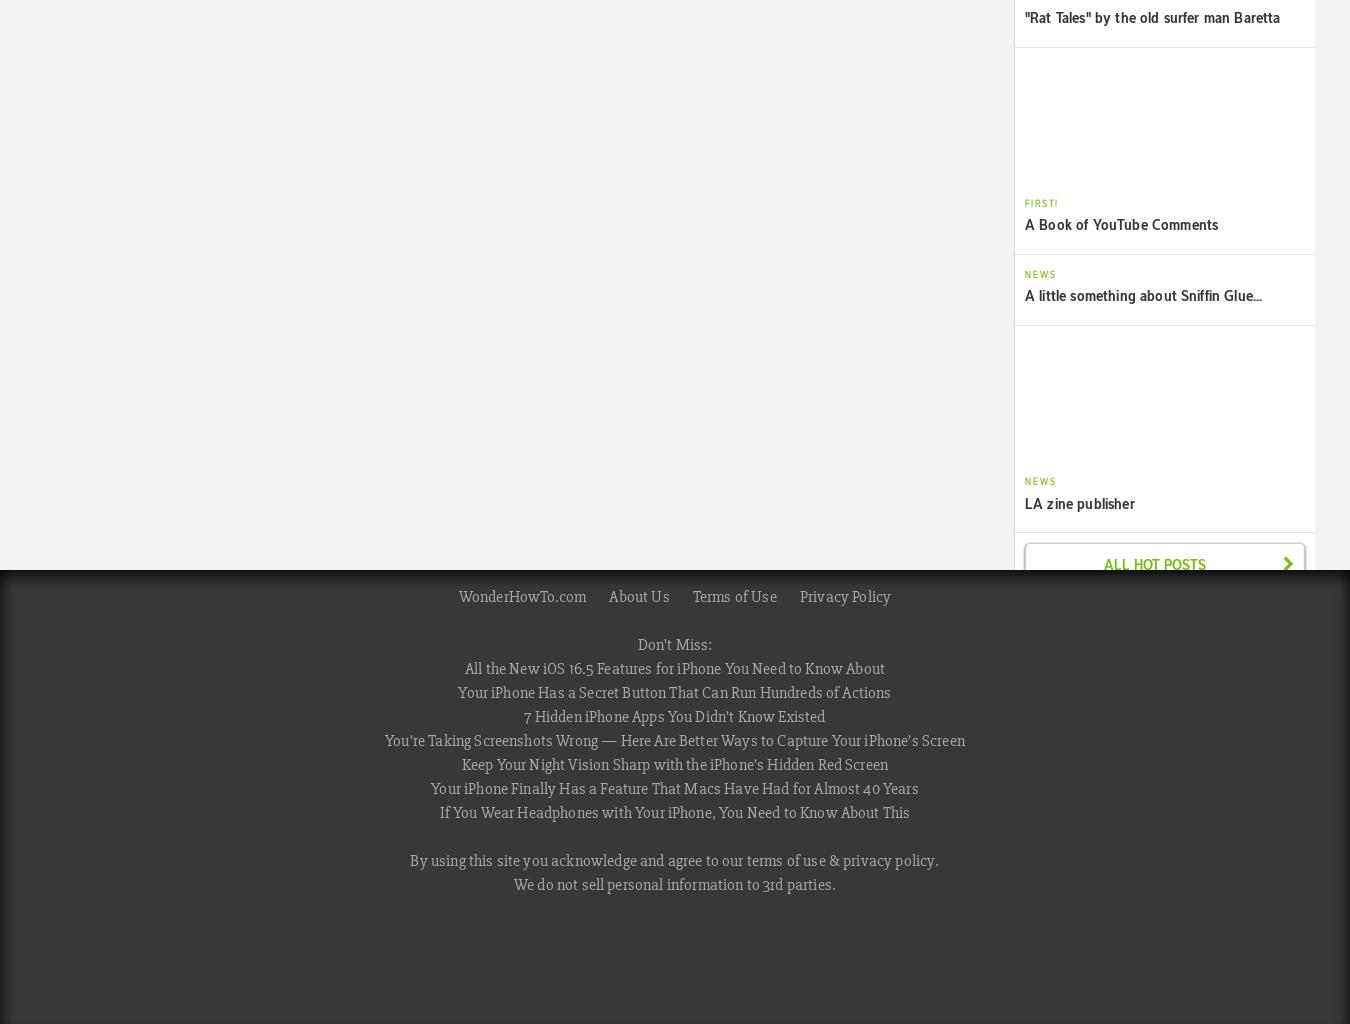  Describe the element at coordinates (637, 644) in the screenshot. I see `'Don't Miss:'` at that location.